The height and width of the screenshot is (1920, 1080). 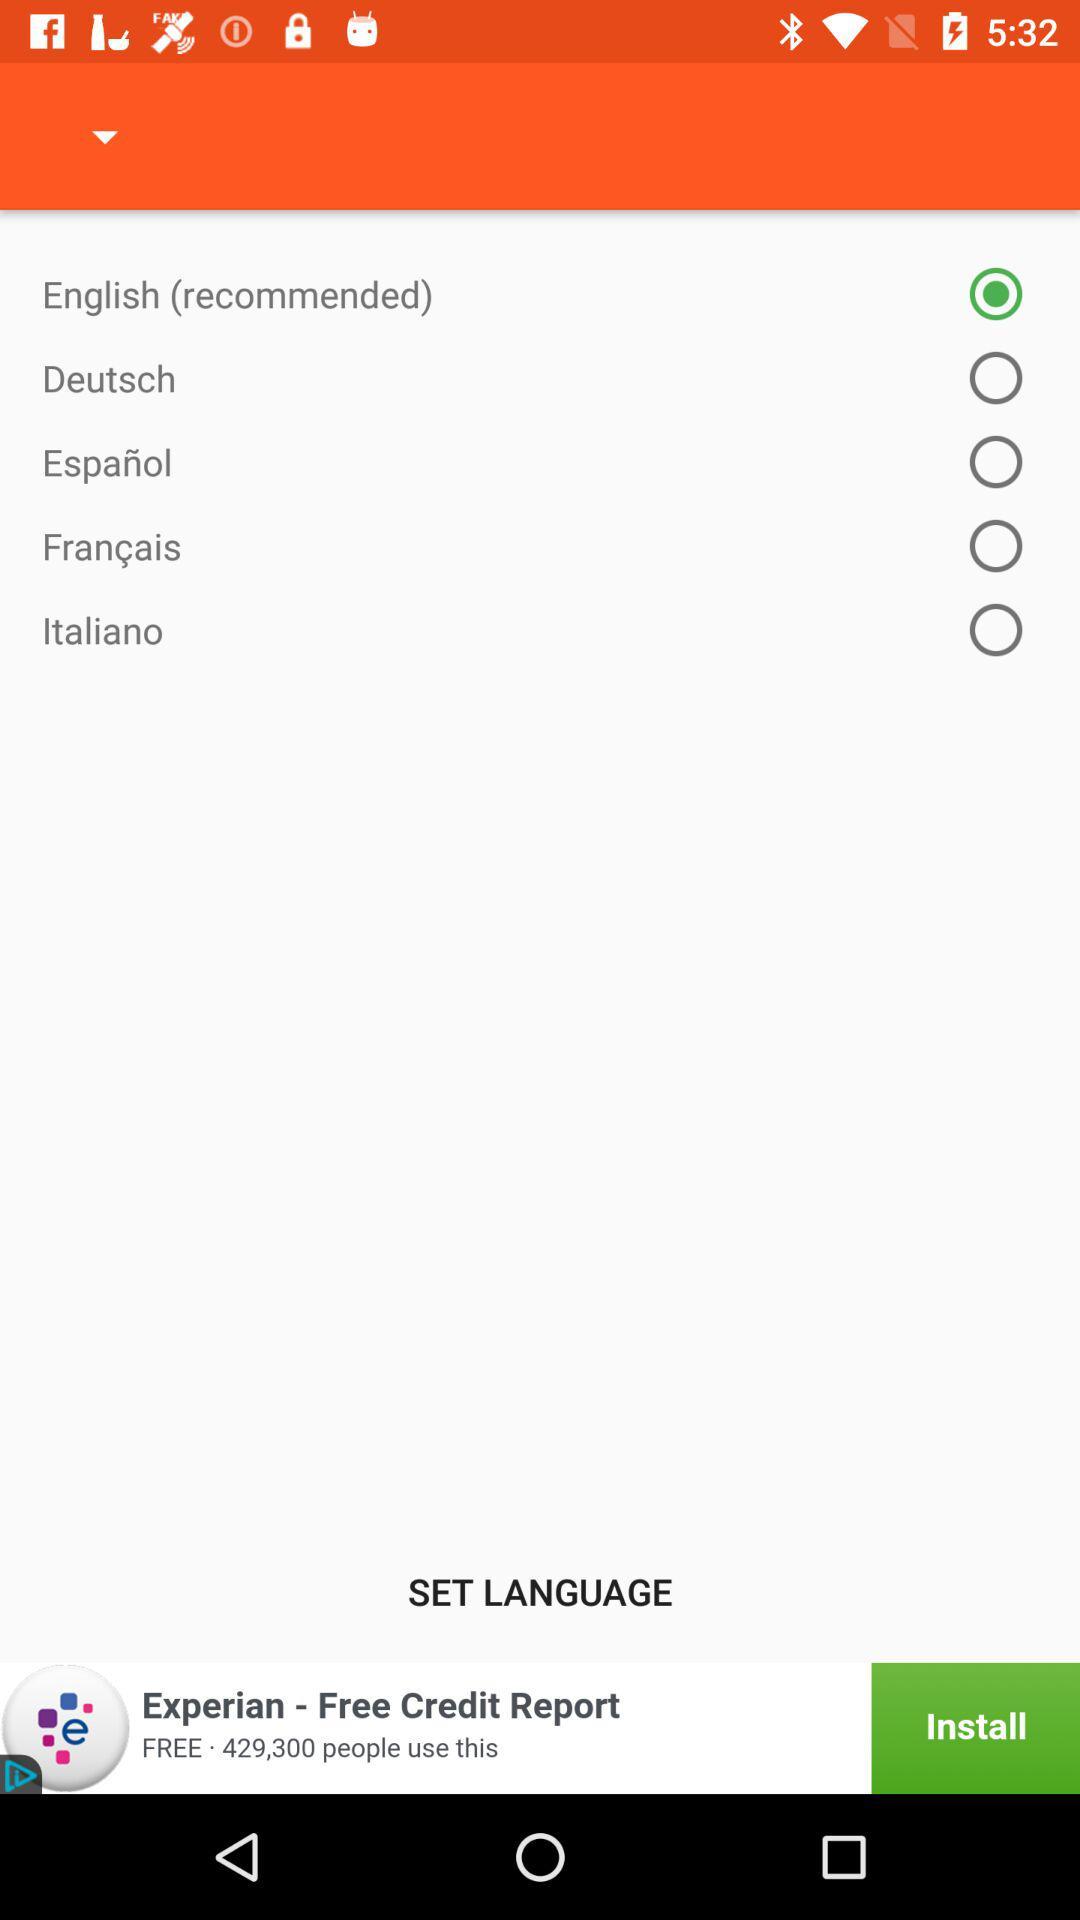 What do you see at coordinates (540, 1590) in the screenshot?
I see `the set language` at bounding box center [540, 1590].